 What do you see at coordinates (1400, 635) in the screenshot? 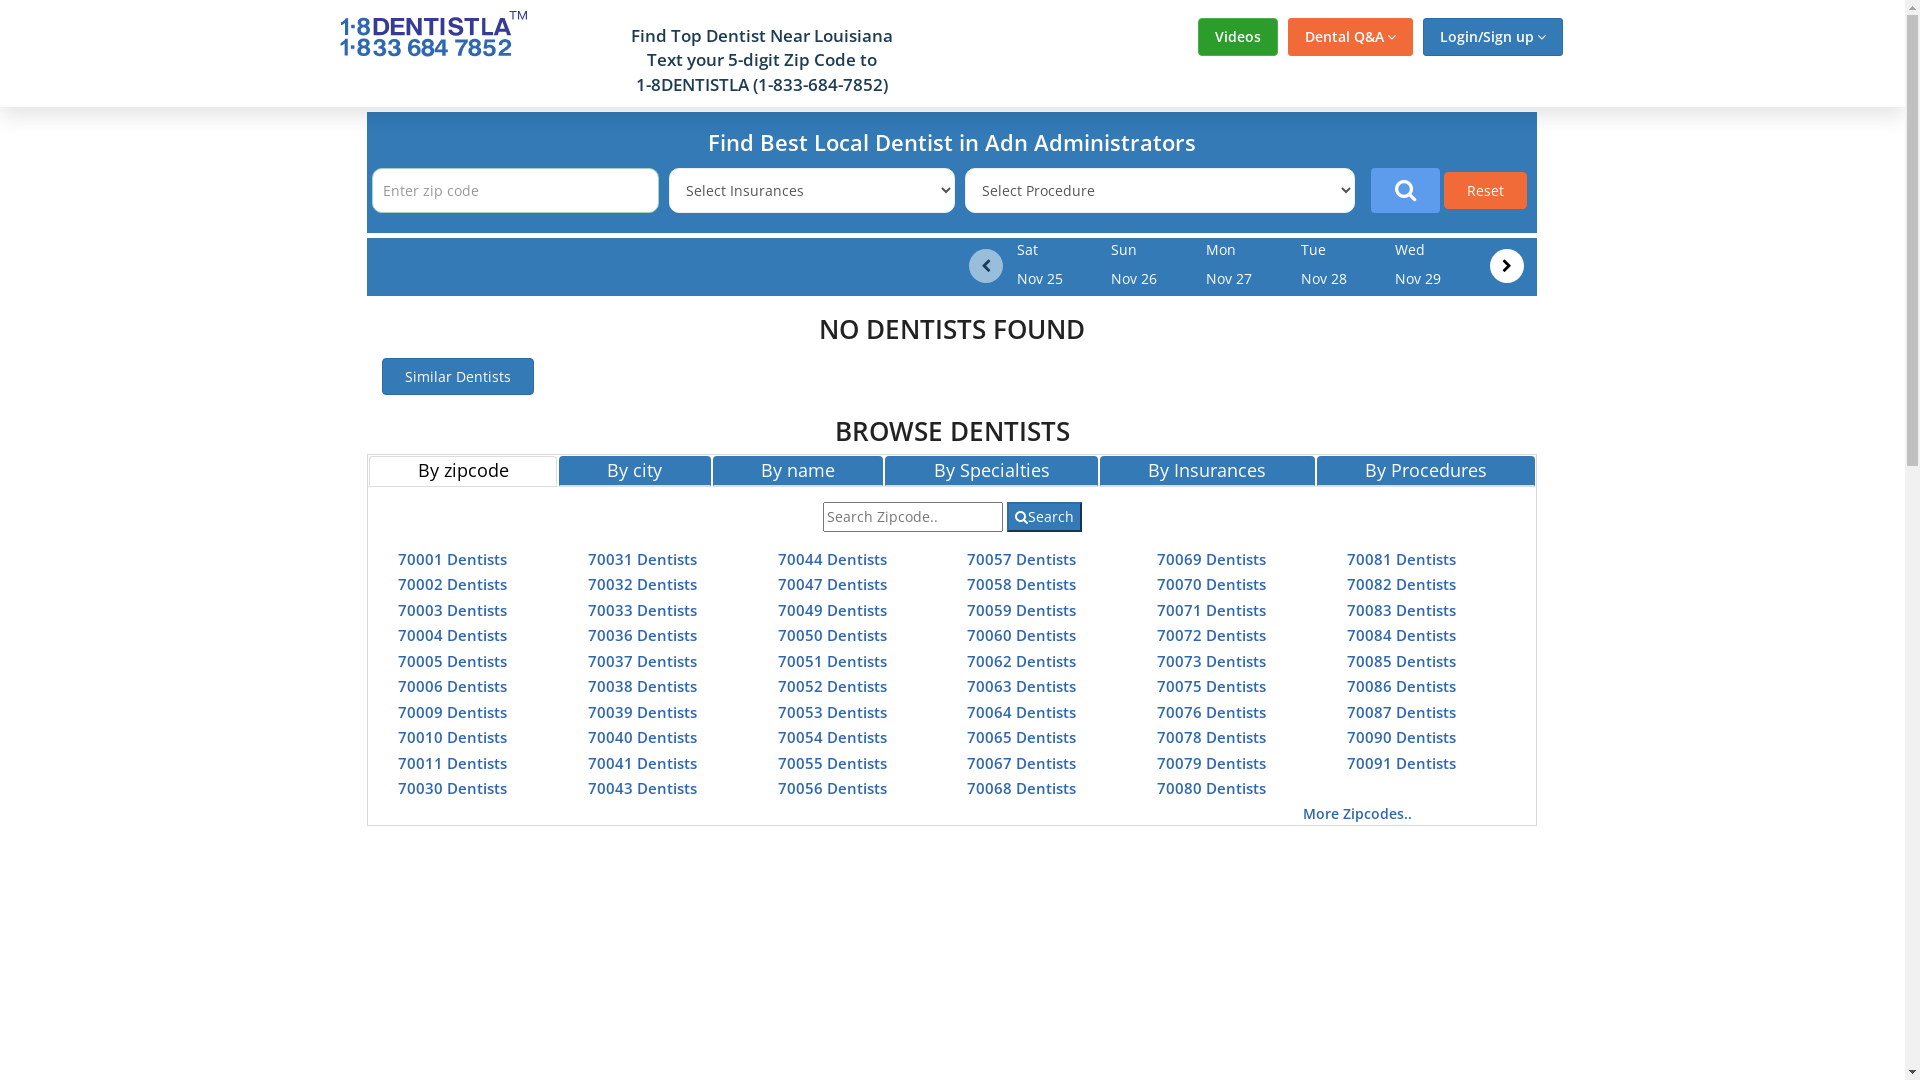
I see `'70084 Dentists'` at bounding box center [1400, 635].